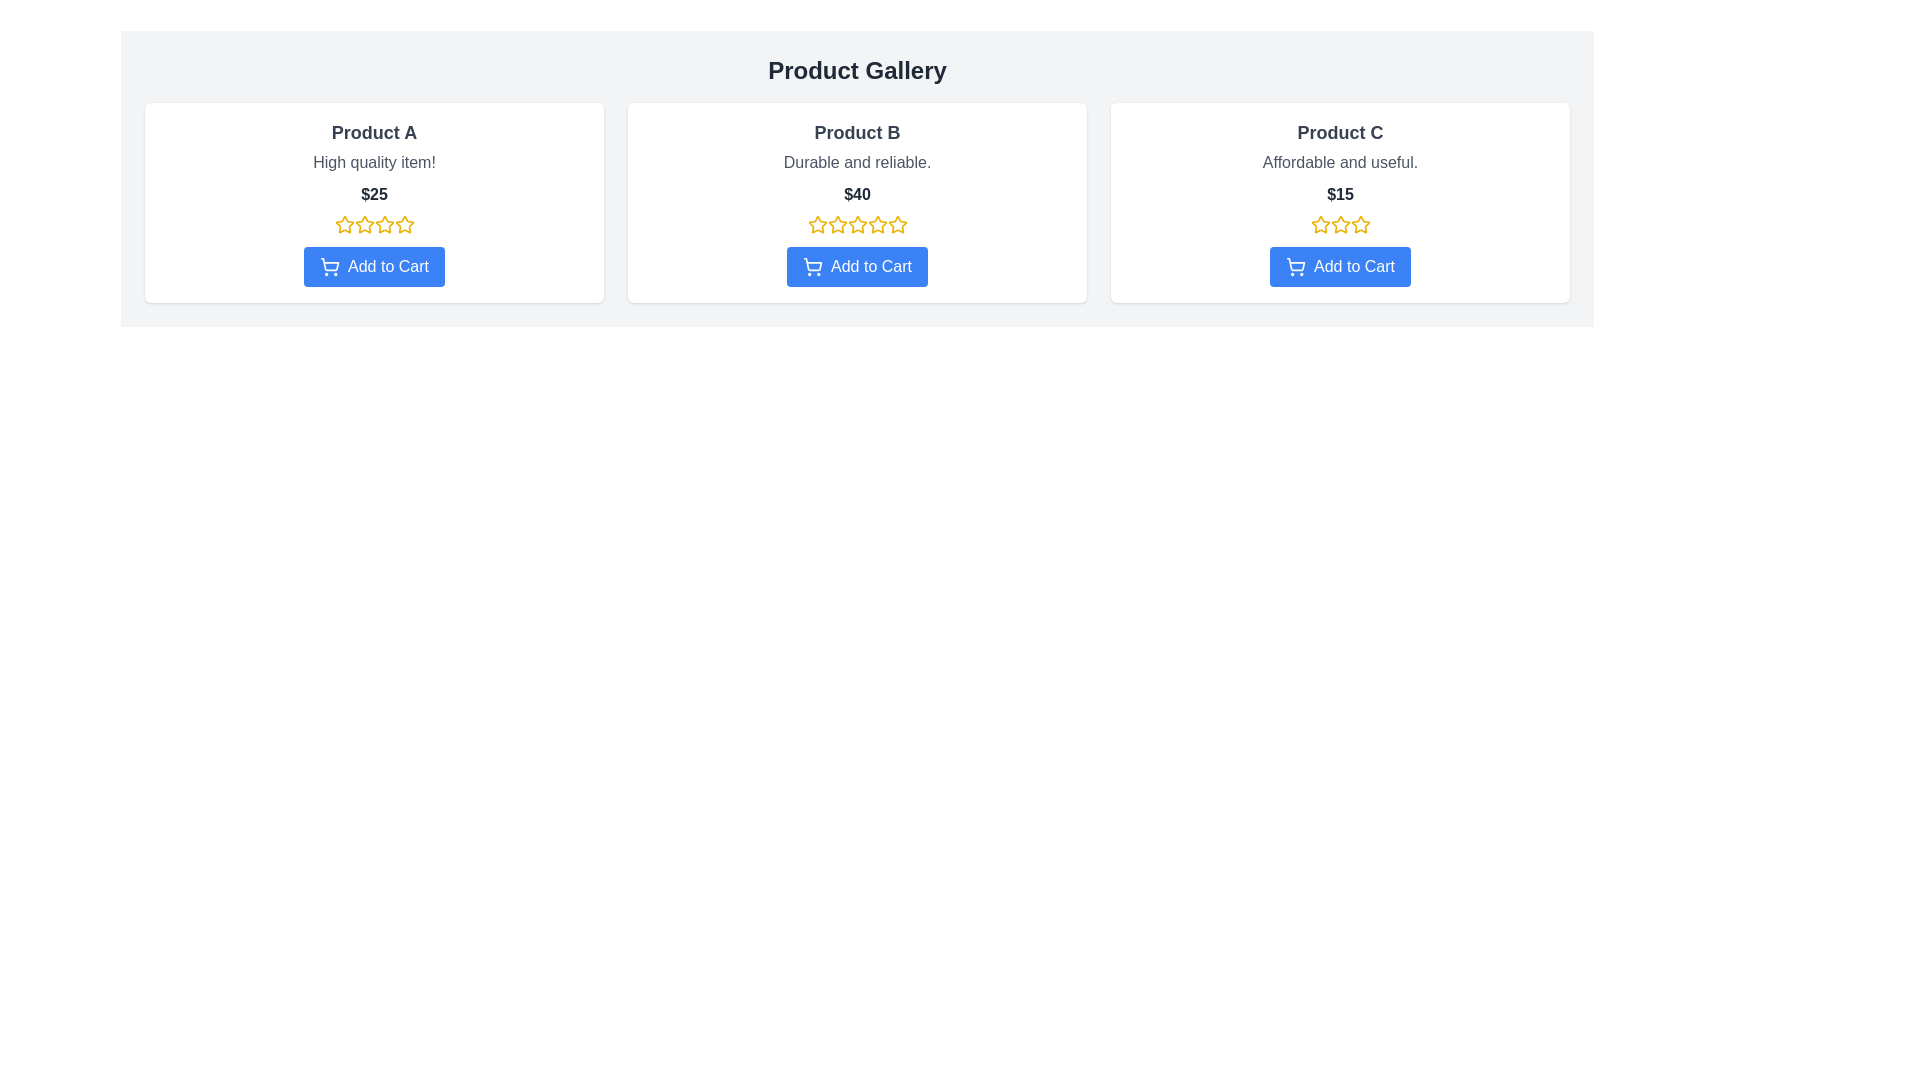 The height and width of the screenshot is (1080, 1920). What do you see at coordinates (1340, 161) in the screenshot?
I see `the static text describing 'Product C', which is located below the product title and above the price text, for copying` at bounding box center [1340, 161].